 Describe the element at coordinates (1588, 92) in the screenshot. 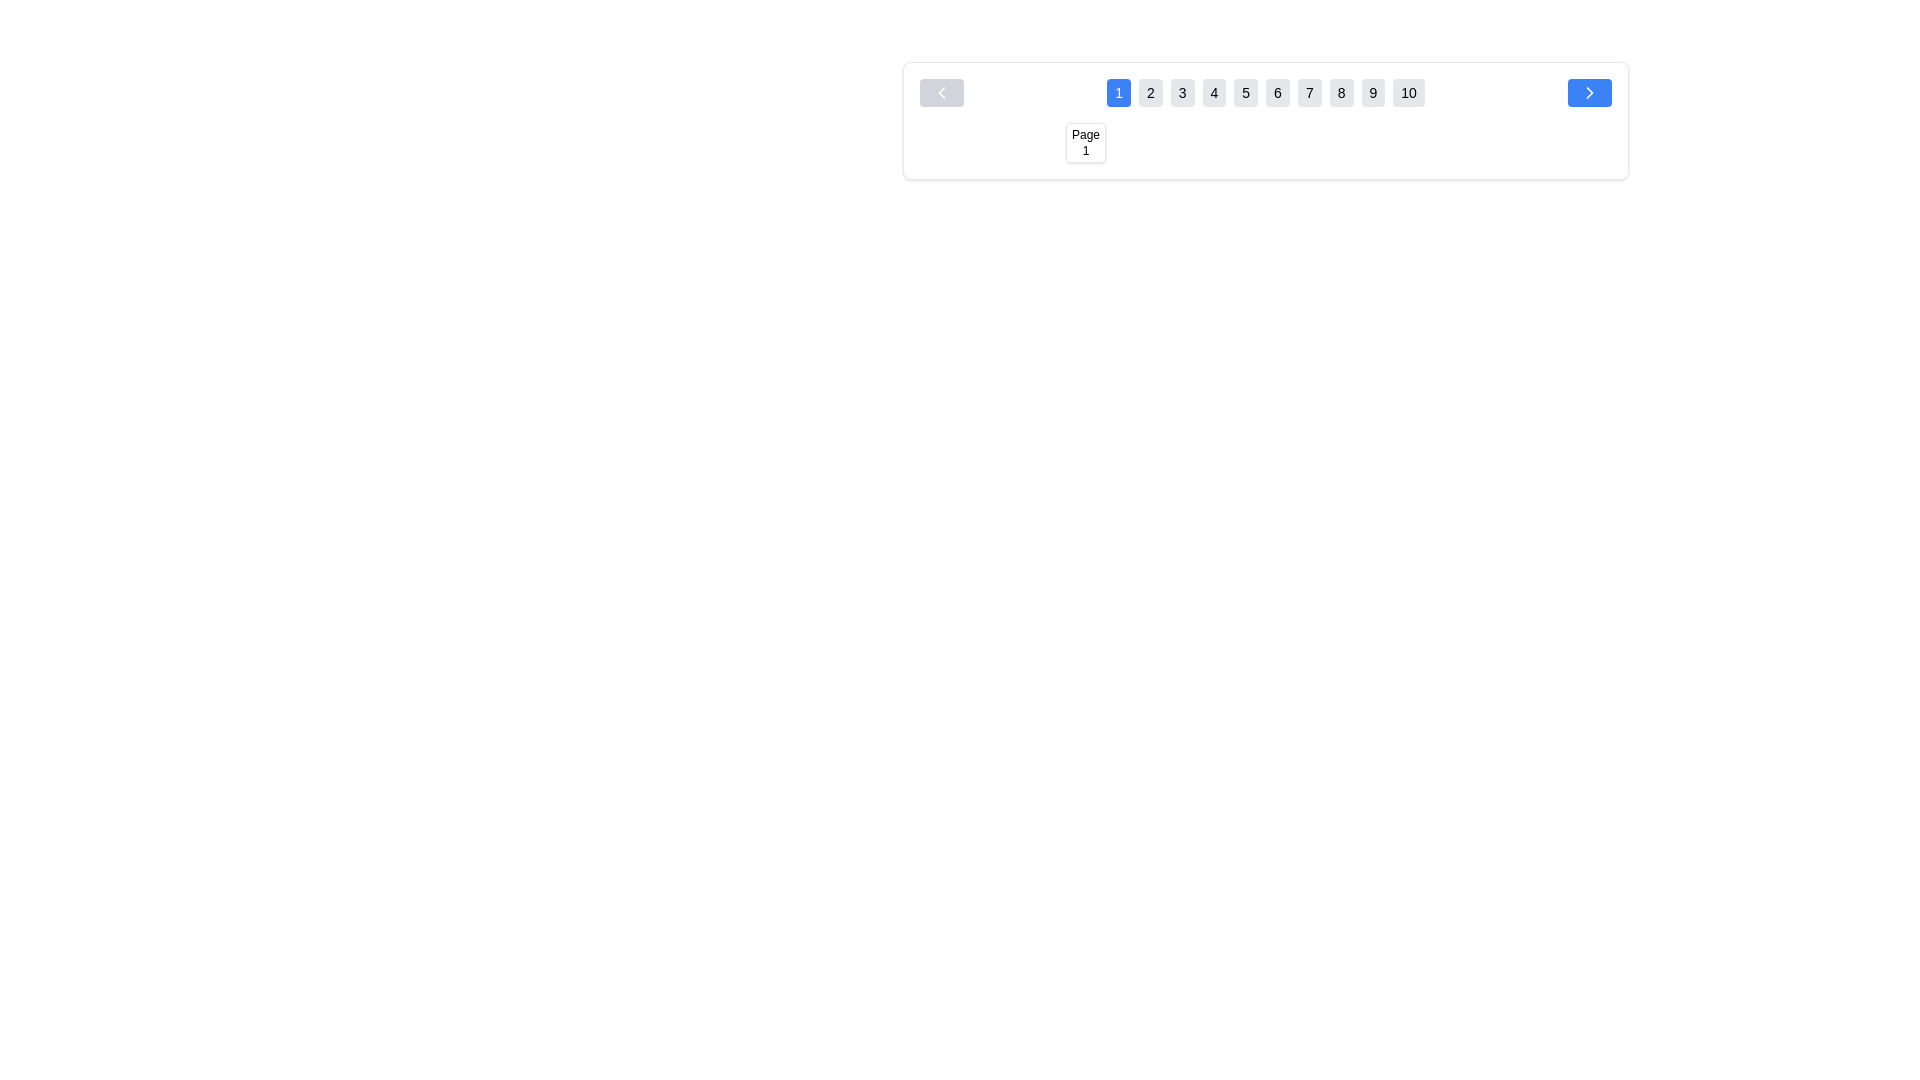

I see `the right-pointing chevron icon, which is styled with a thin outline and located at the center of a rounded blue button on the far-right side of the navigation interface` at that location.